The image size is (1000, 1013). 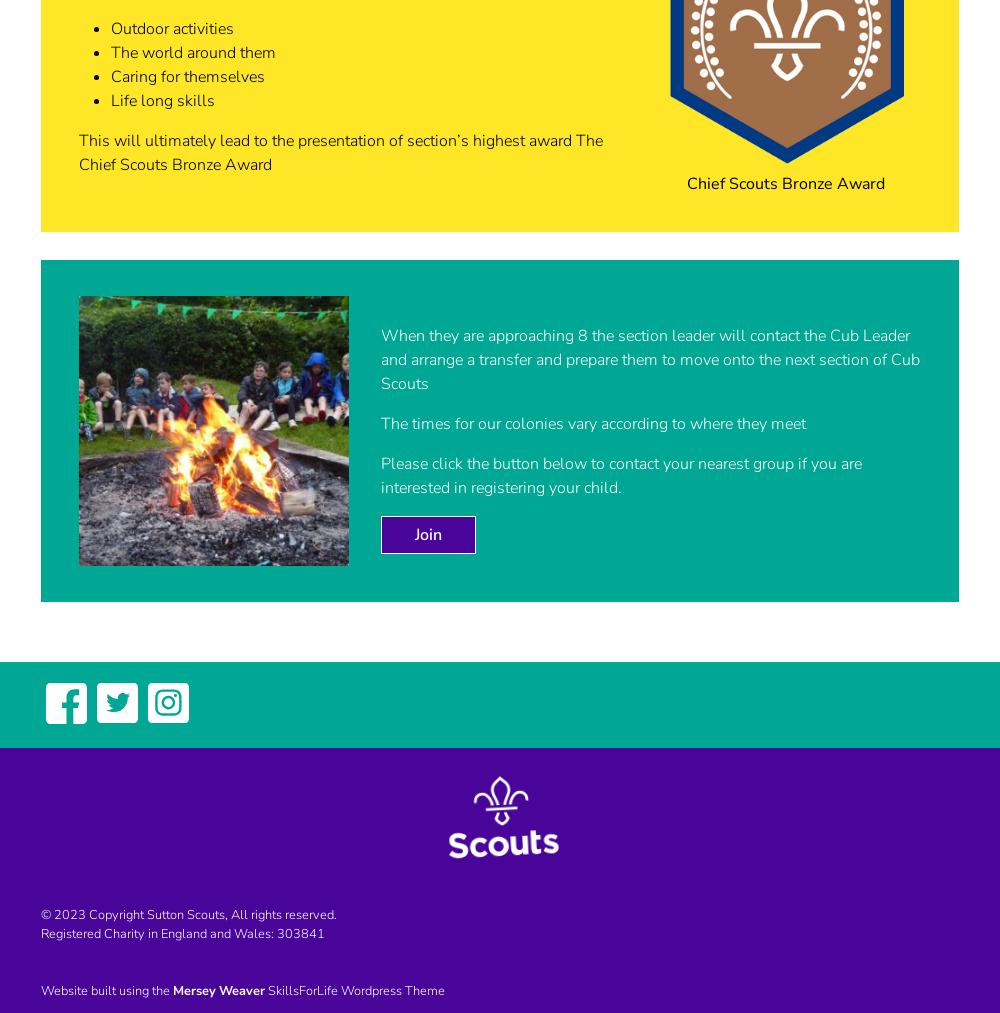 I want to click on 'Please click the button below to contact your nearest group if you are interested in registering your child.', so click(x=620, y=473).